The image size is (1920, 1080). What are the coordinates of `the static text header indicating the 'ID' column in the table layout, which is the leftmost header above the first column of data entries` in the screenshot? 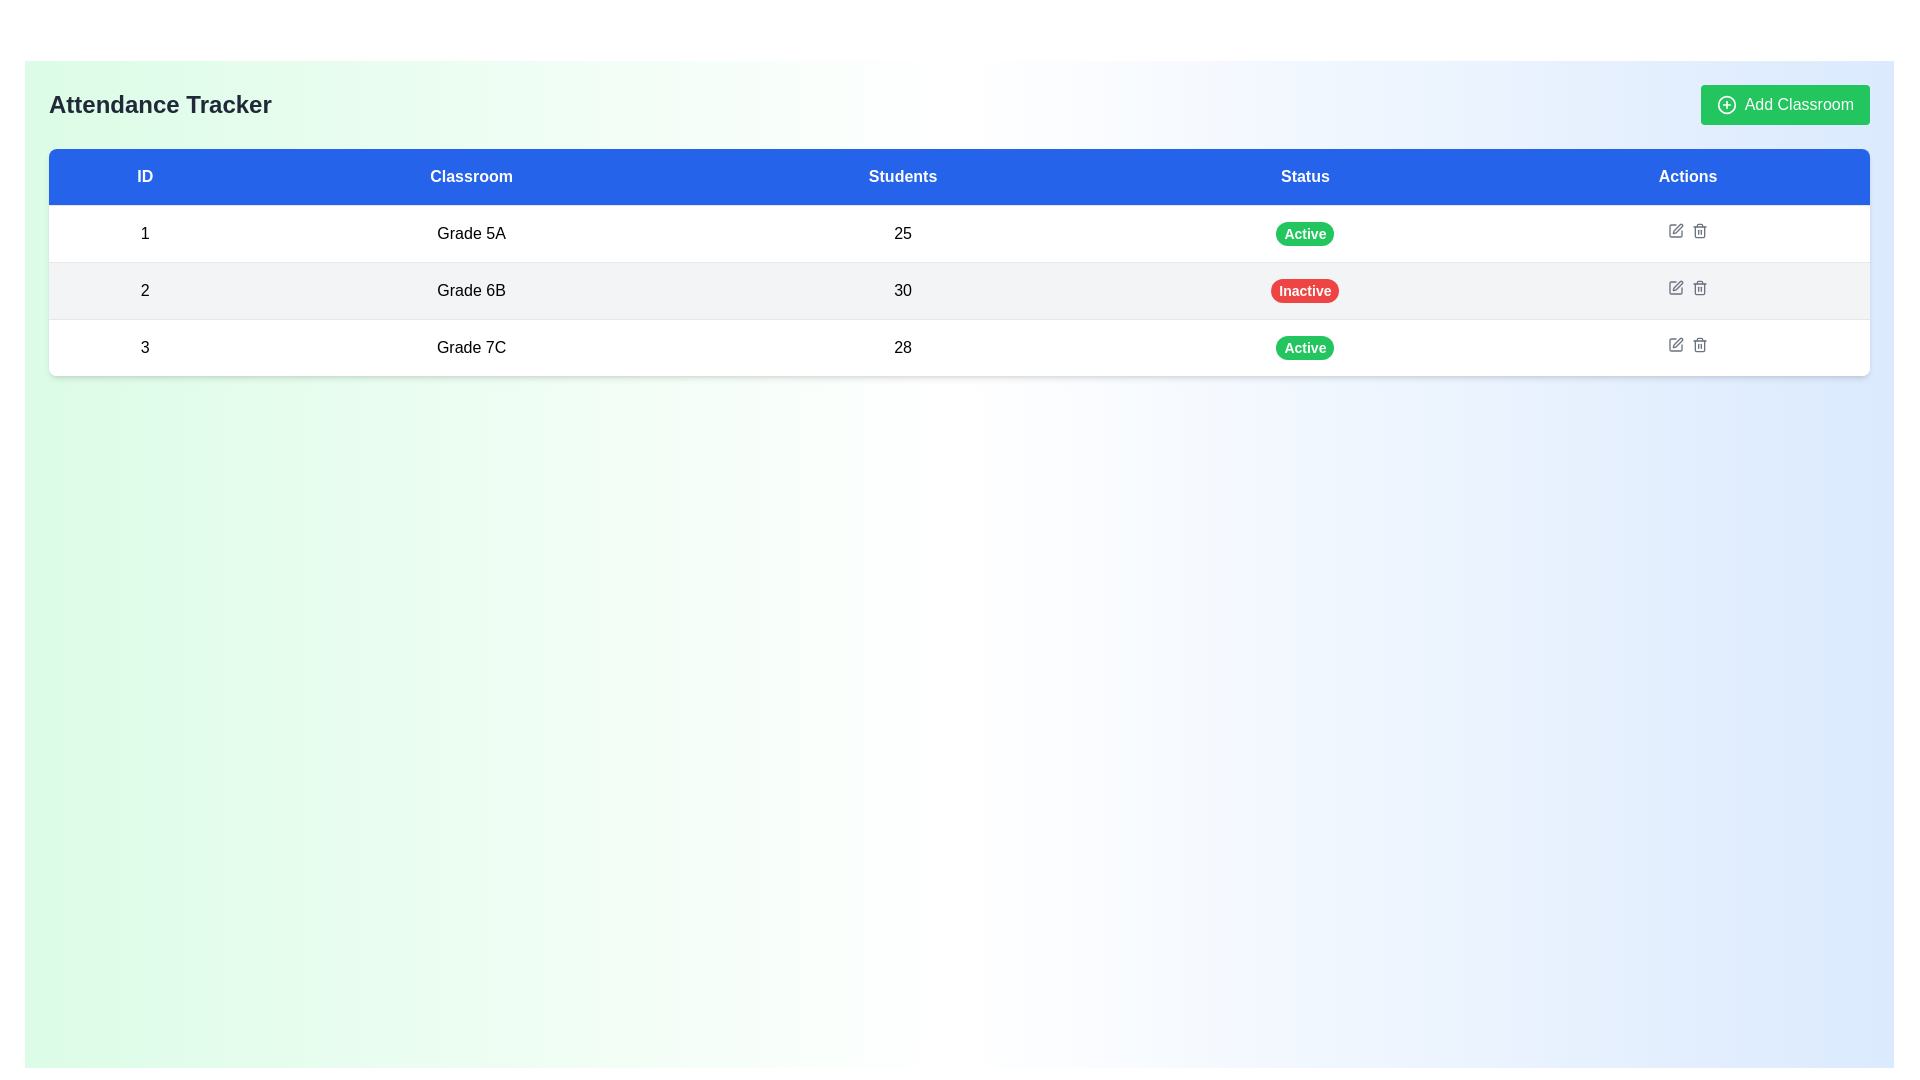 It's located at (144, 176).